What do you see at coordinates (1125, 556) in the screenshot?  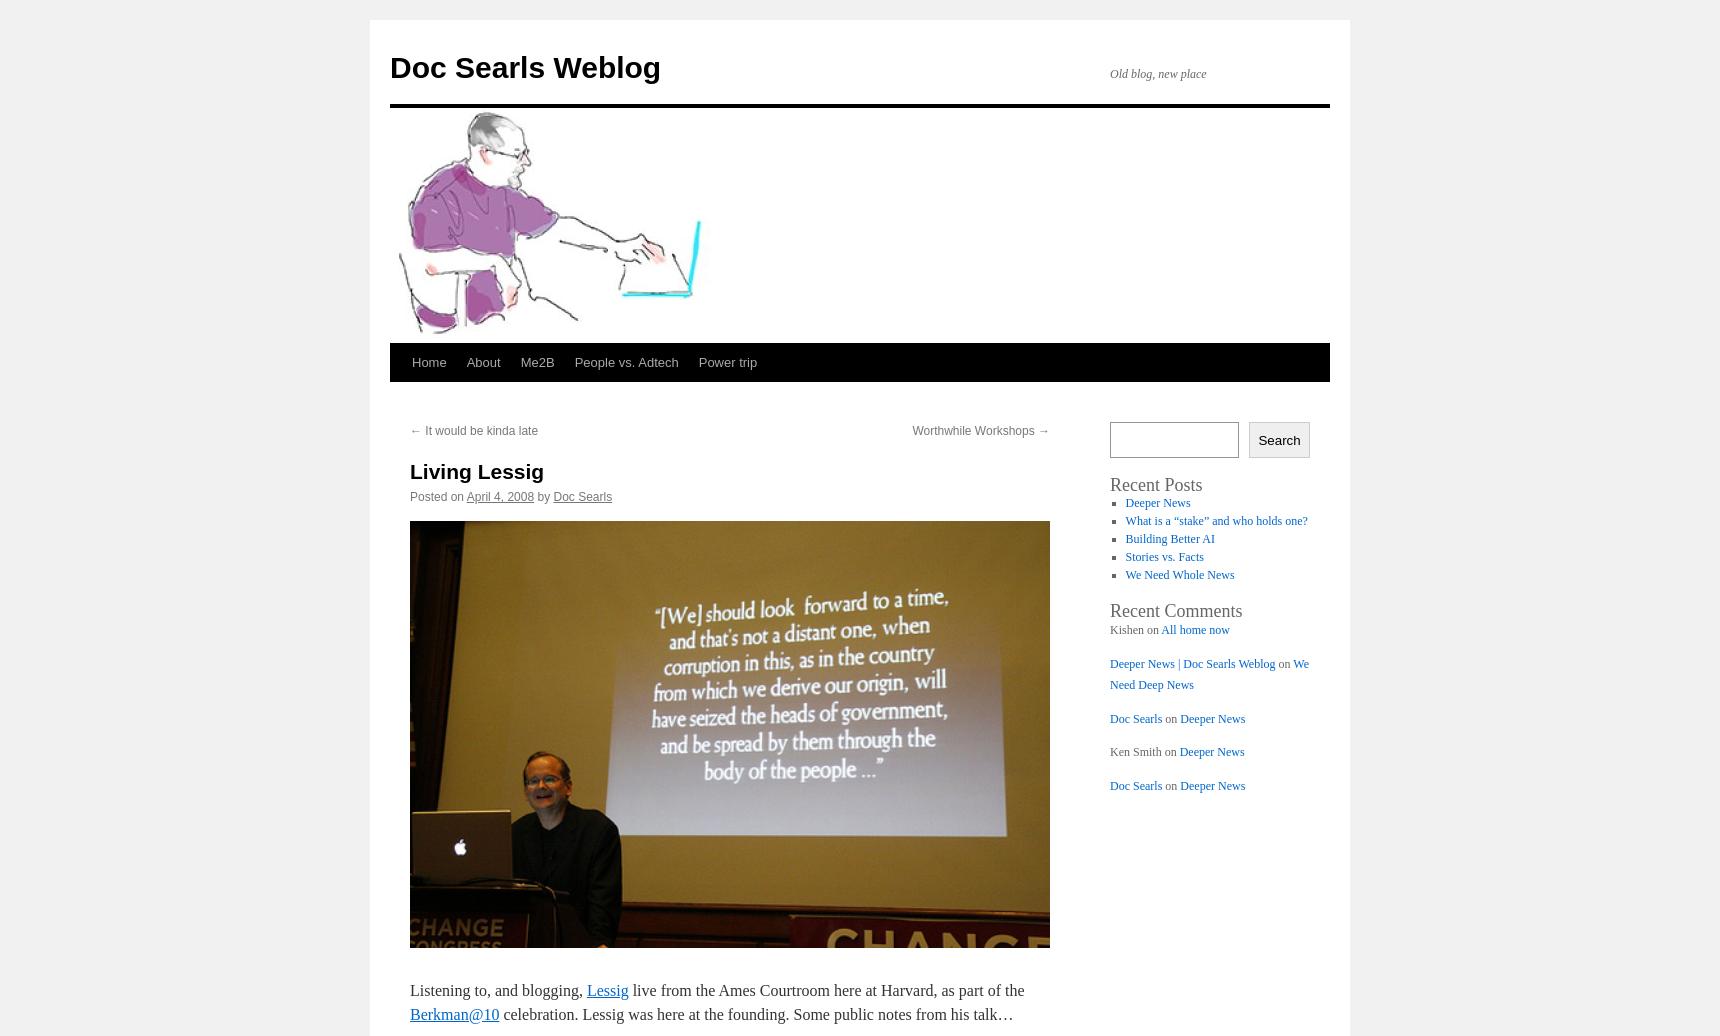 I see `'Stories vs. Facts'` at bounding box center [1125, 556].